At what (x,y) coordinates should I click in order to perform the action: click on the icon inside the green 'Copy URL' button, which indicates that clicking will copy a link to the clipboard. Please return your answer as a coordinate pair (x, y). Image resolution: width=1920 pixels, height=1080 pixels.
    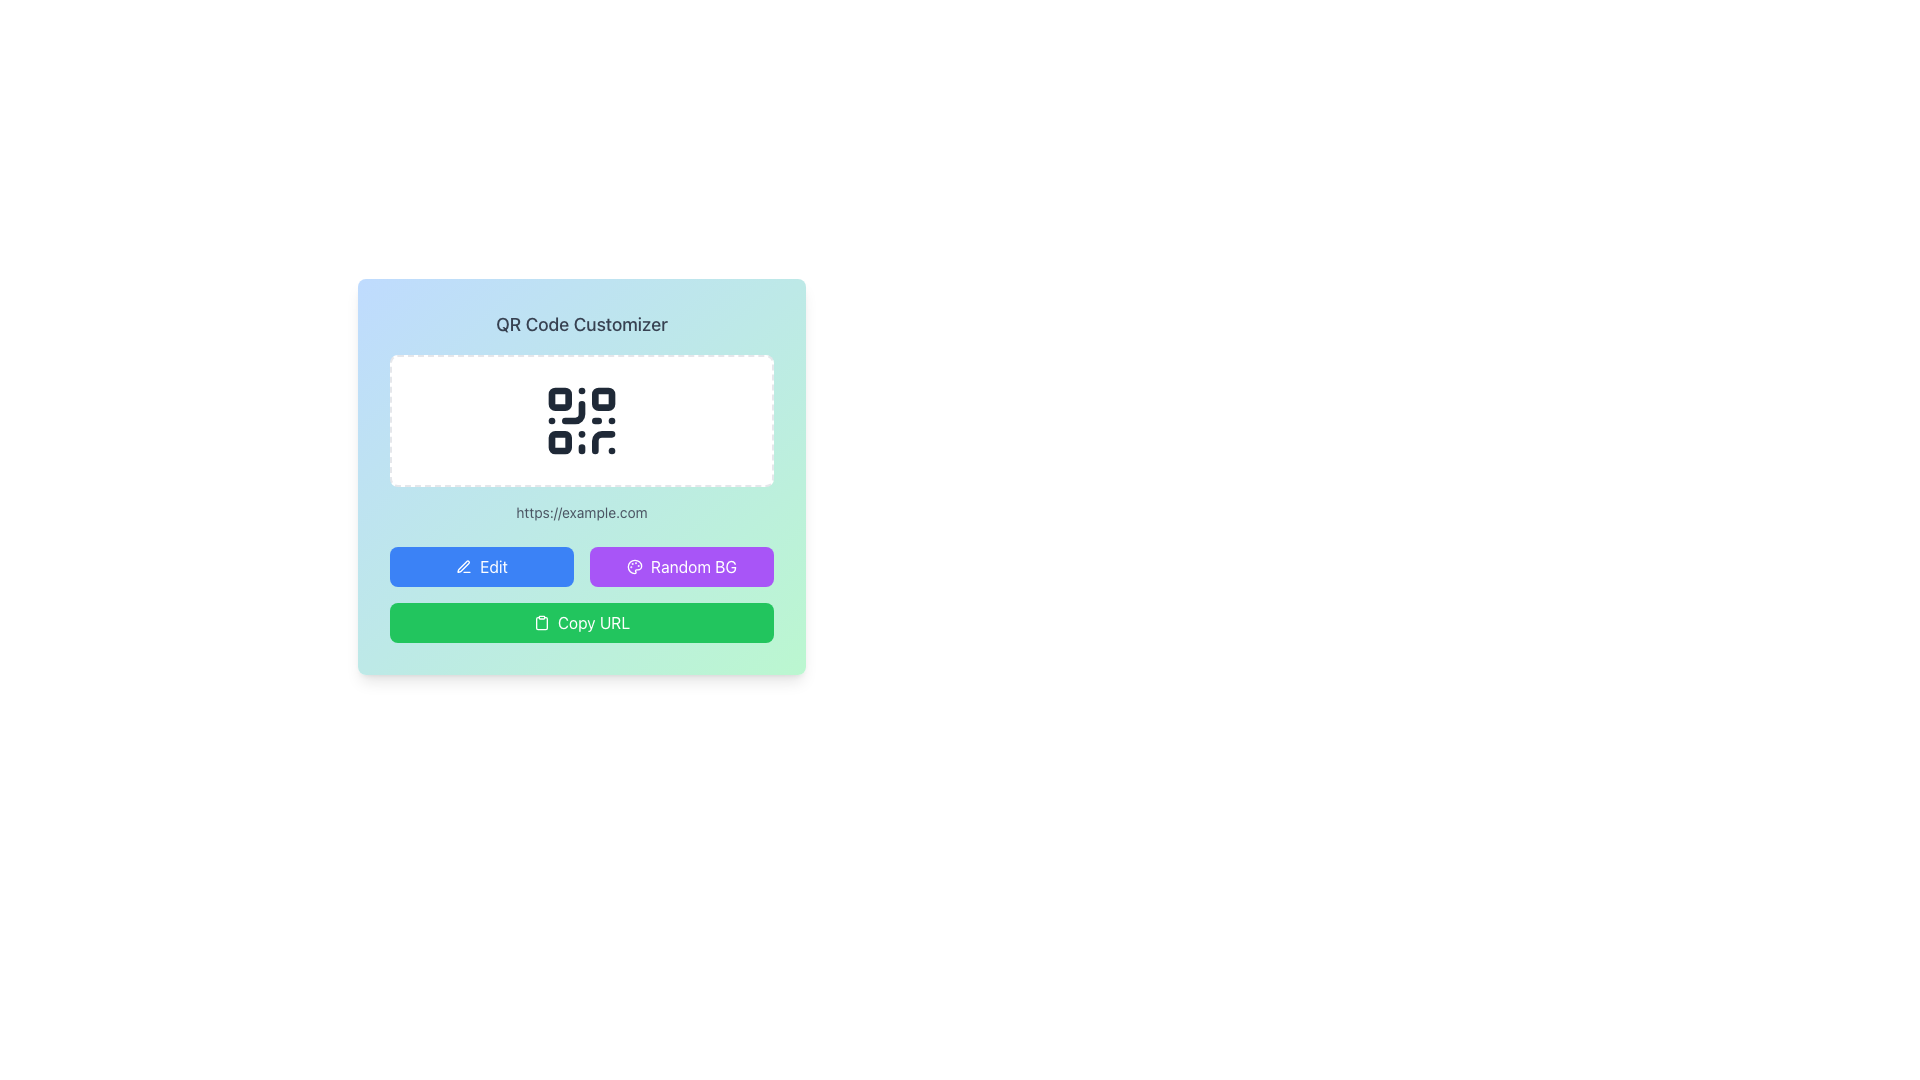
    Looking at the image, I should click on (541, 622).